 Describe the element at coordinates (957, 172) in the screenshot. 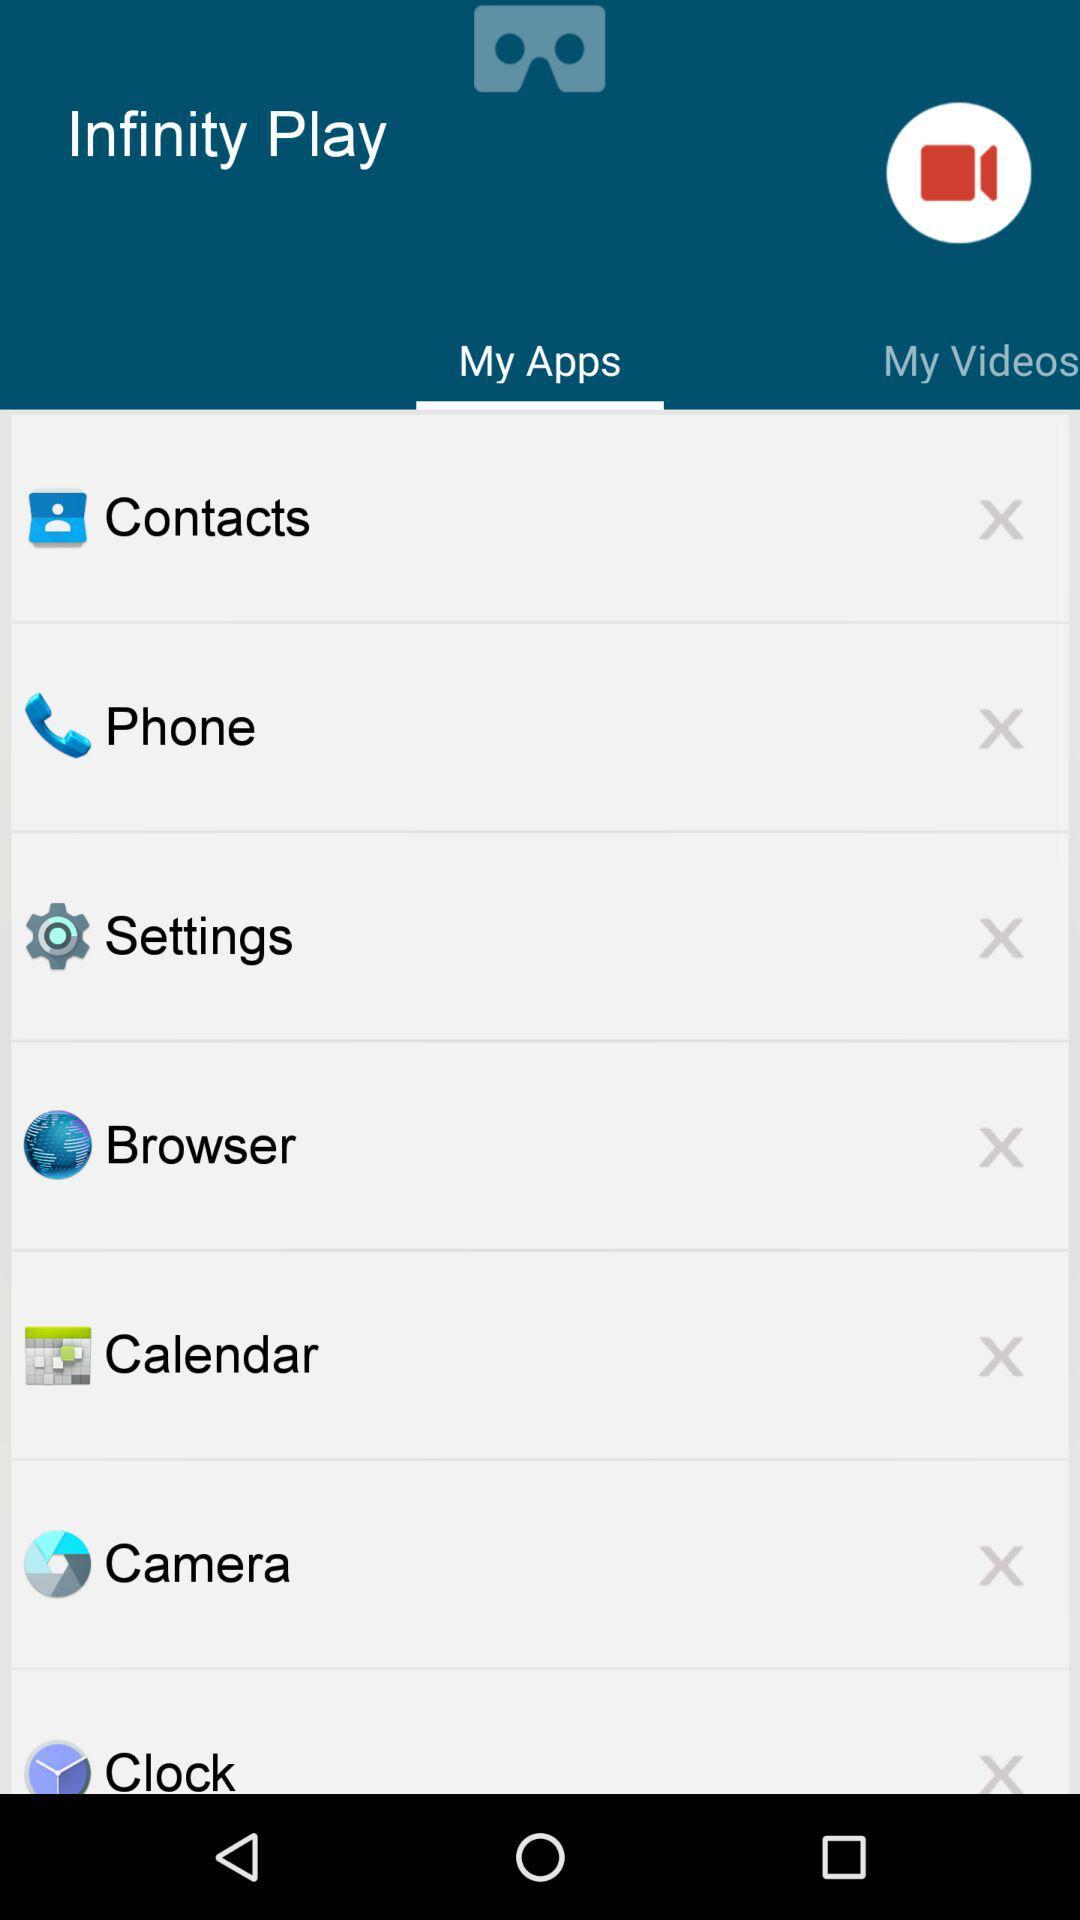

I see `go do geamare` at that location.